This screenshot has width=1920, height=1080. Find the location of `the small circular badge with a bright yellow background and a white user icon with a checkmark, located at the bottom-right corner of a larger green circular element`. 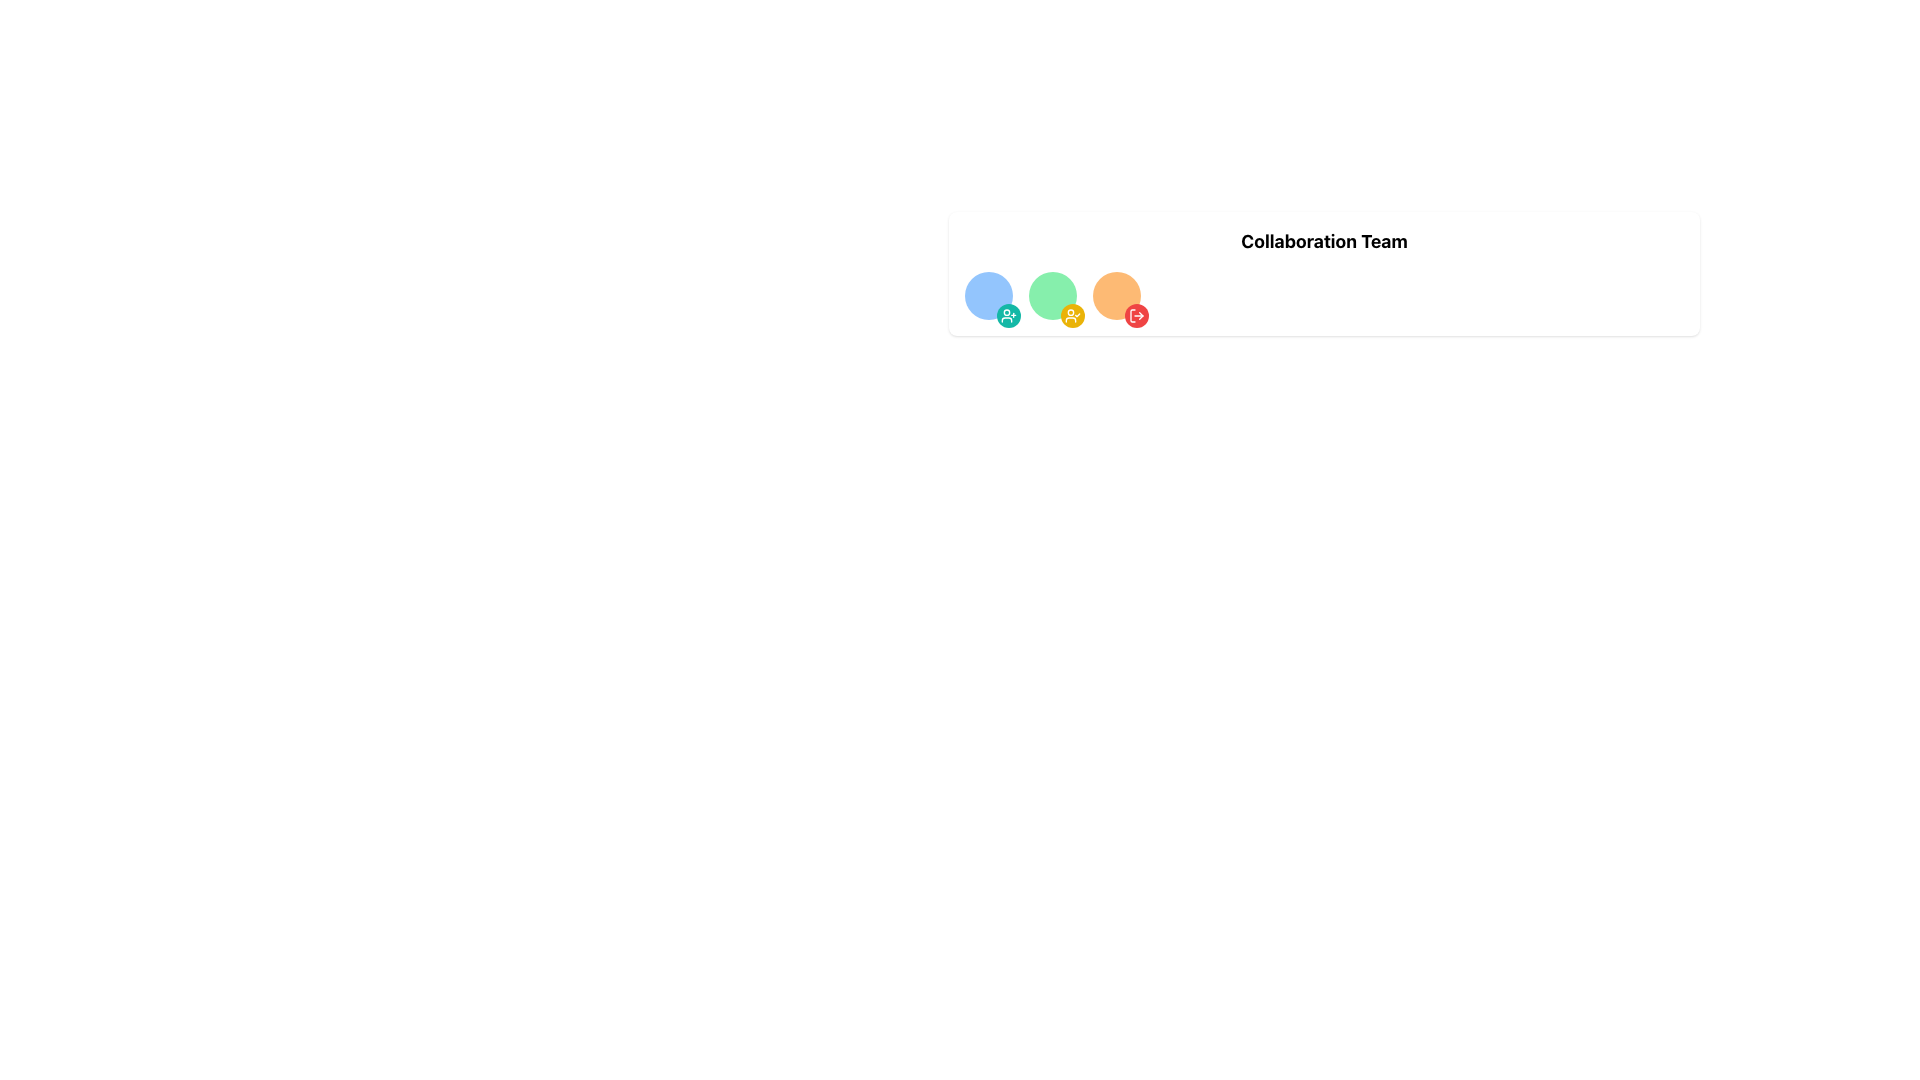

the small circular badge with a bright yellow background and a white user icon with a checkmark, located at the bottom-right corner of a larger green circular element is located at coordinates (1072, 315).